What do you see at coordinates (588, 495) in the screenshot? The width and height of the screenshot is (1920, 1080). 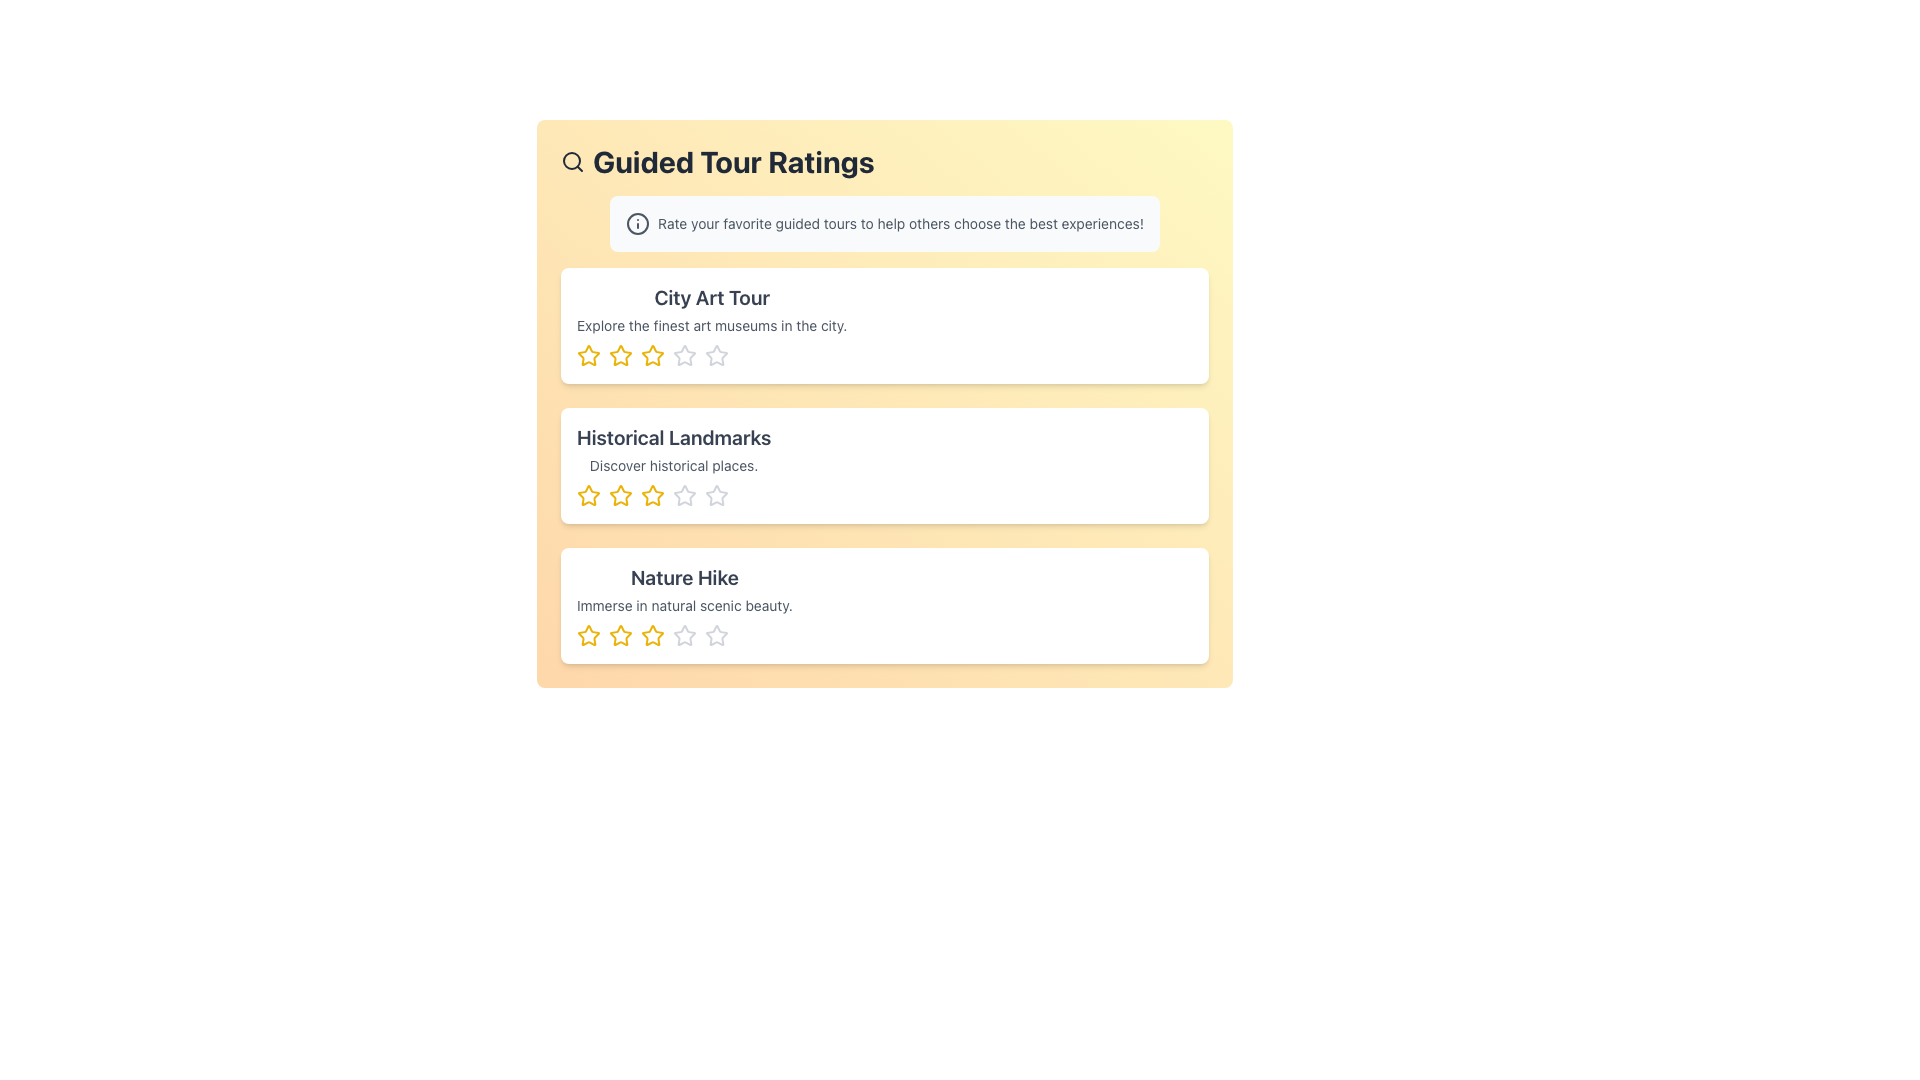 I see `the gold-colored hollow star, which is the first star in the second row of the rating stars under the 'Historical Landmarks' category` at bounding box center [588, 495].